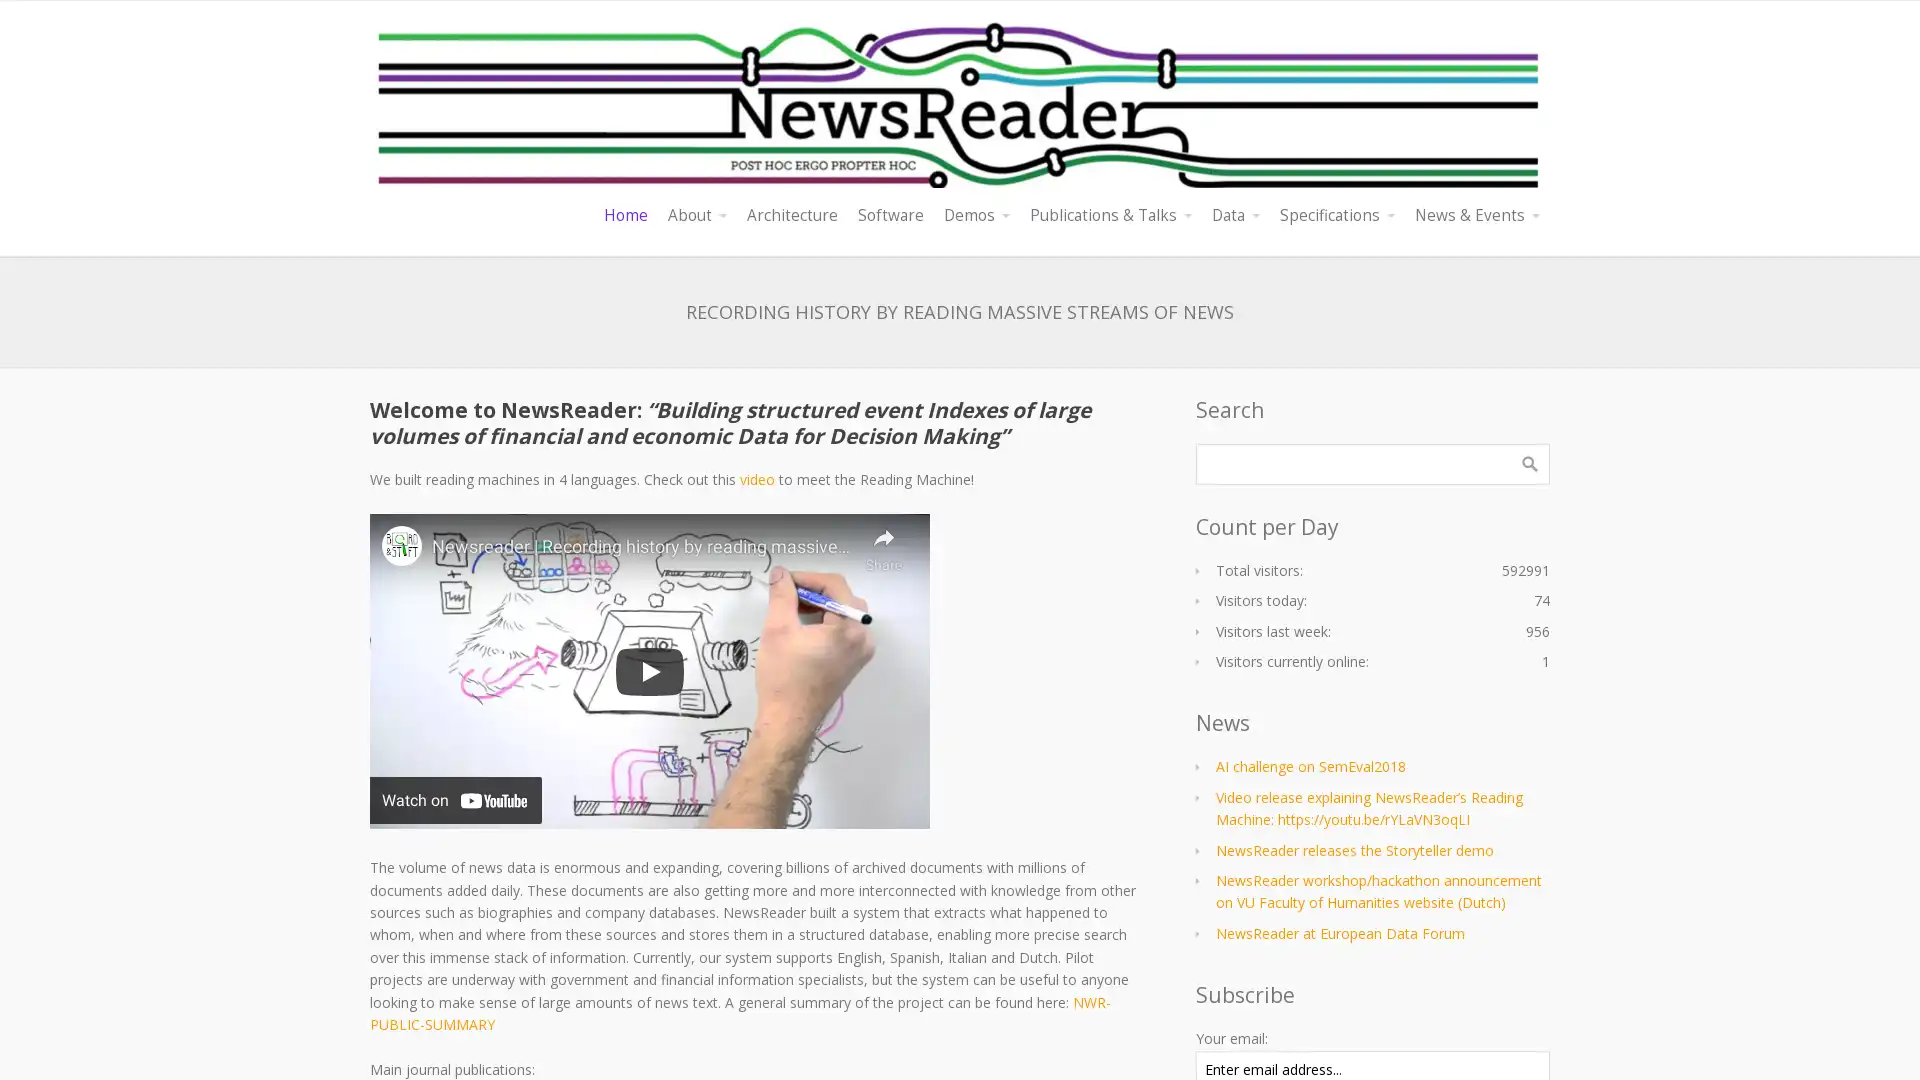  Describe the element at coordinates (1528, 463) in the screenshot. I see `Search` at that location.